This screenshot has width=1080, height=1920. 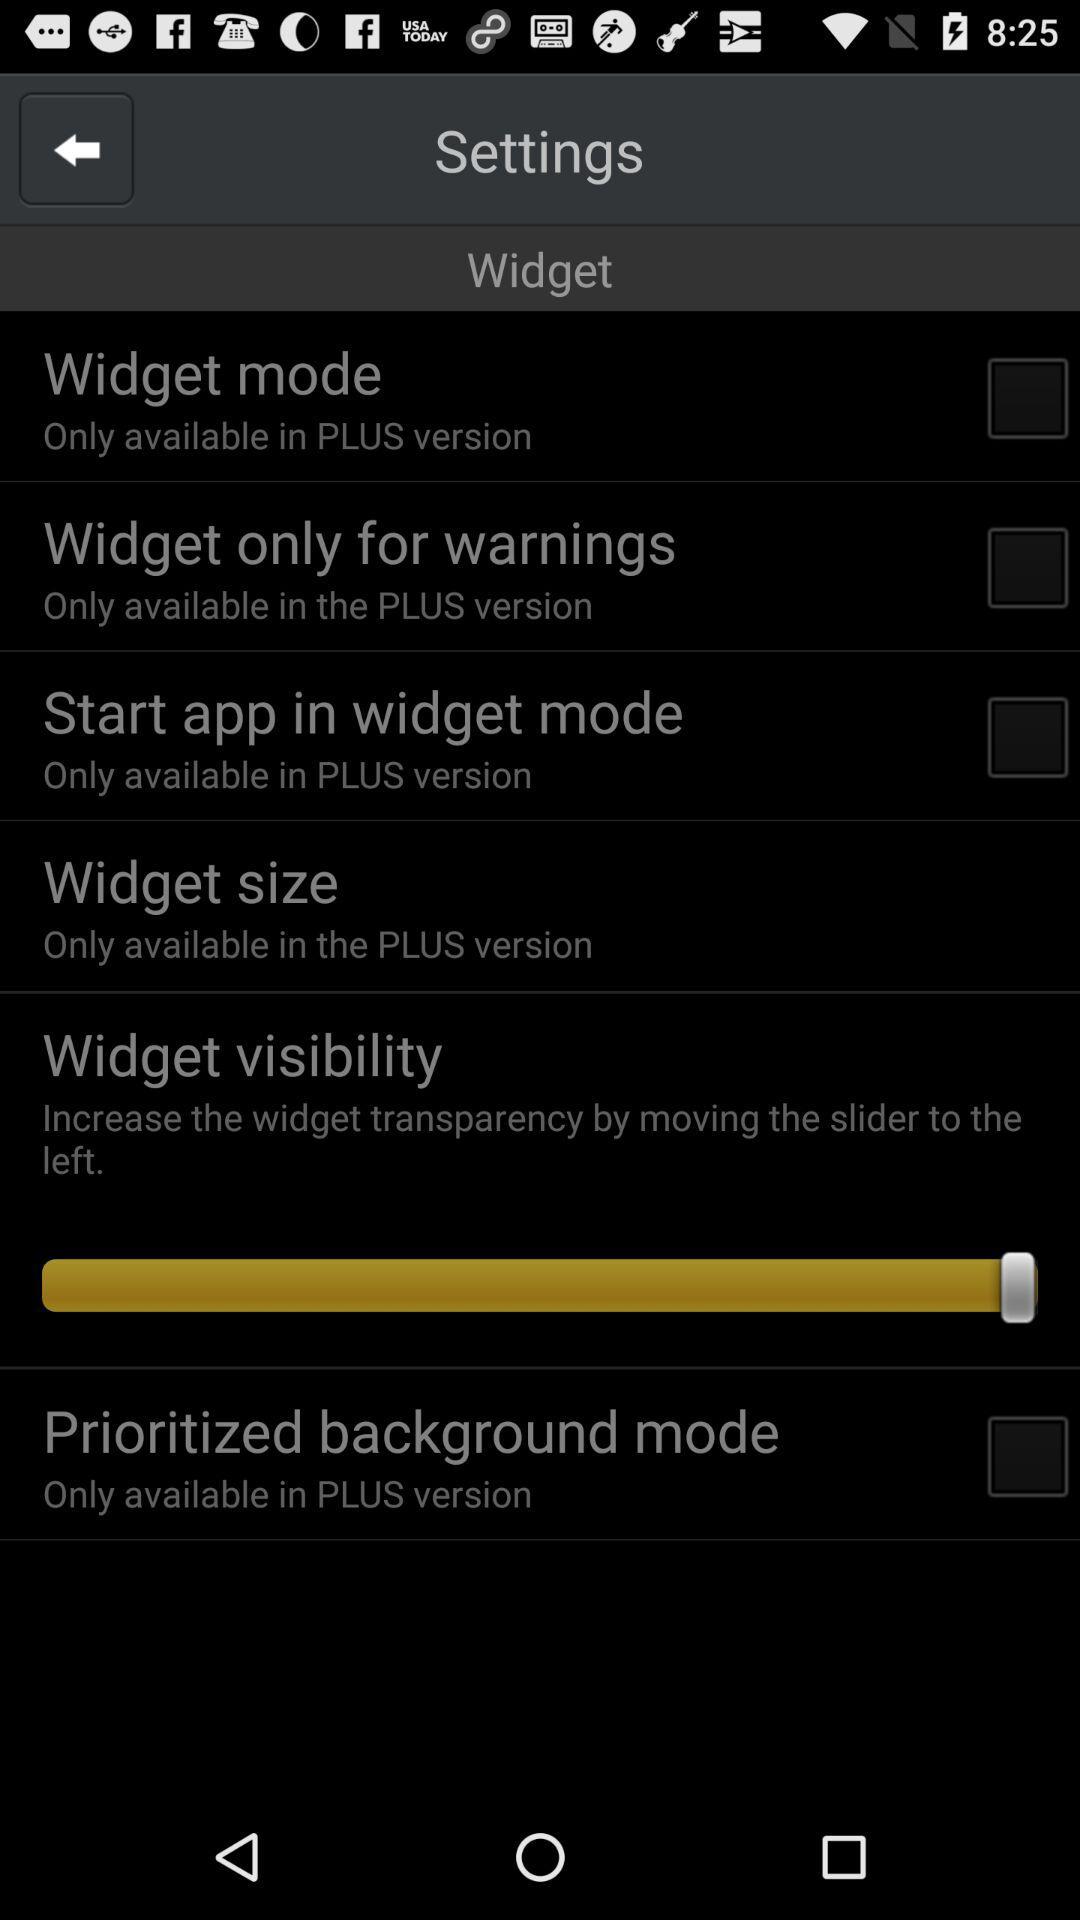 What do you see at coordinates (363, 710) in the screenshot?
I see `the icon below only available in app` at bounding box center [363, 710].